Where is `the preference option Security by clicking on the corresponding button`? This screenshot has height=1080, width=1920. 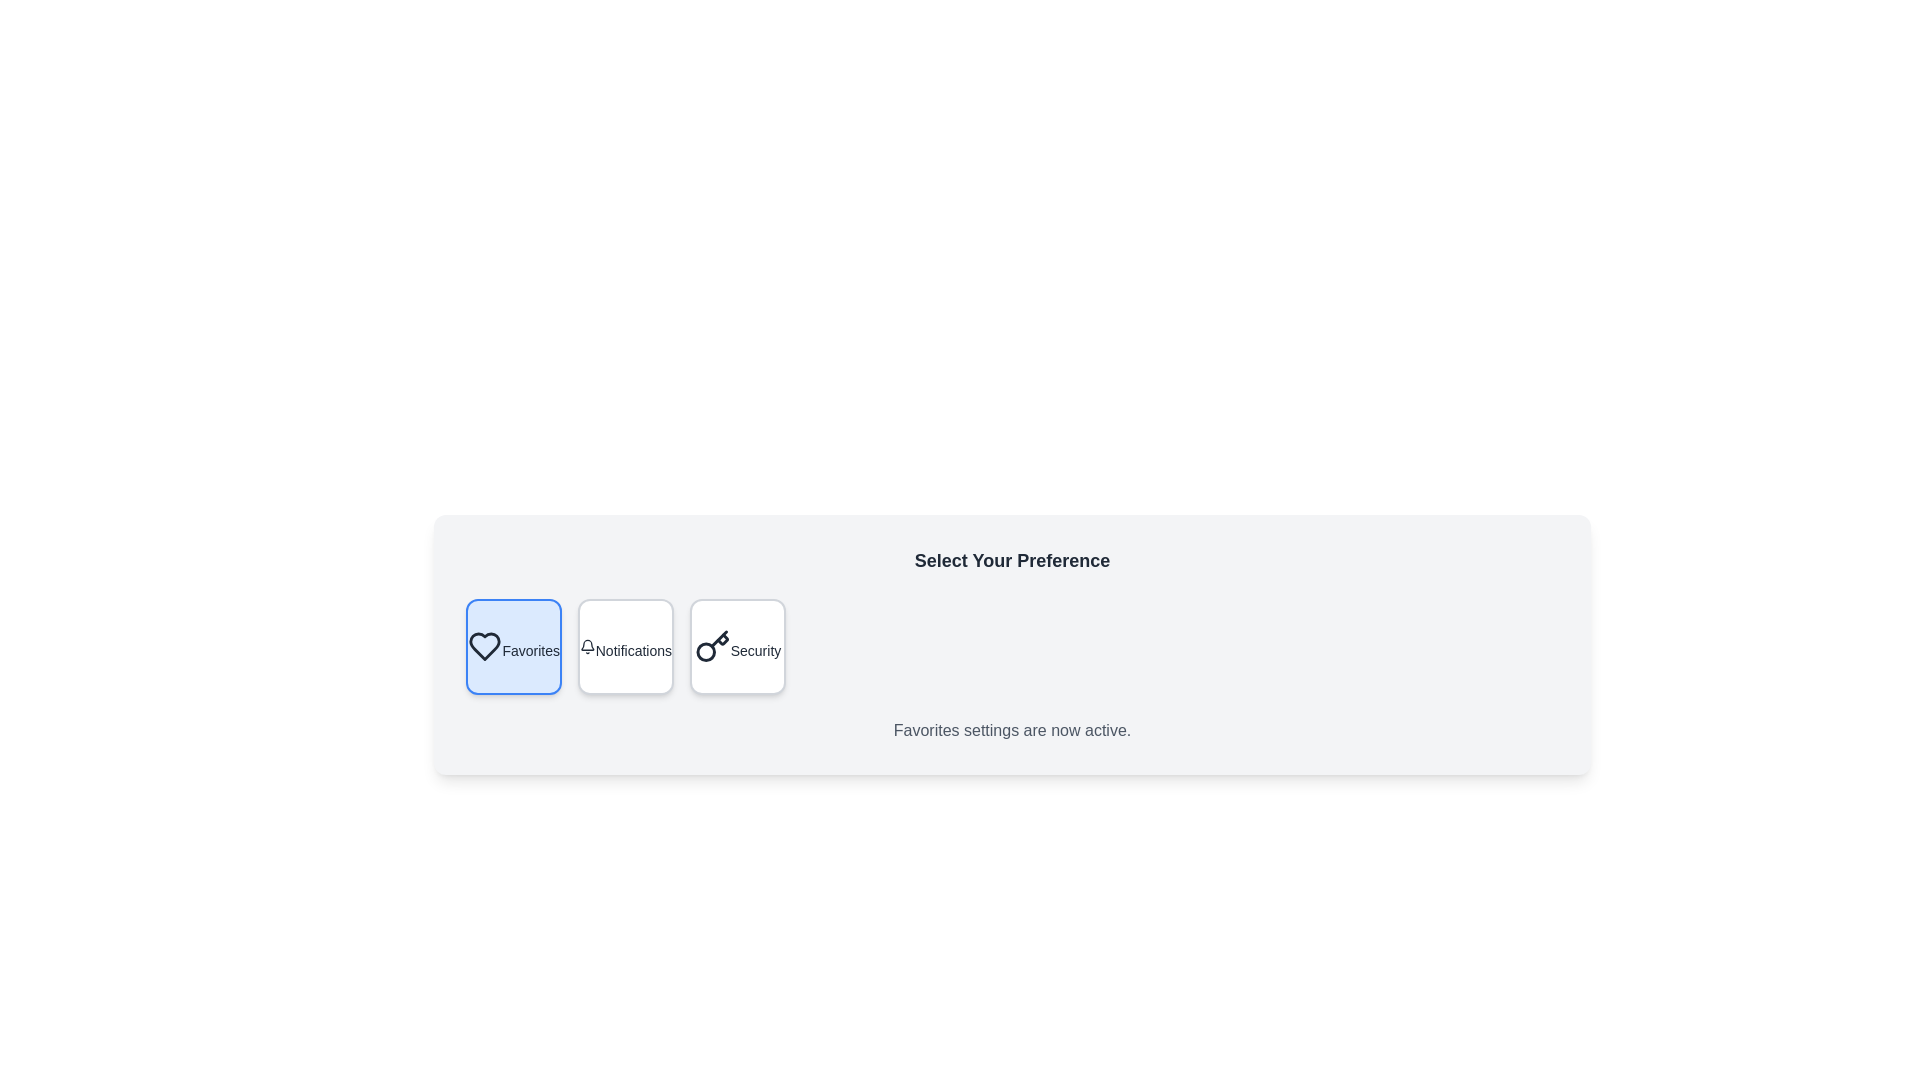 the preference option Security by clicking on the corresponding button is located at coordinates (737, 647).